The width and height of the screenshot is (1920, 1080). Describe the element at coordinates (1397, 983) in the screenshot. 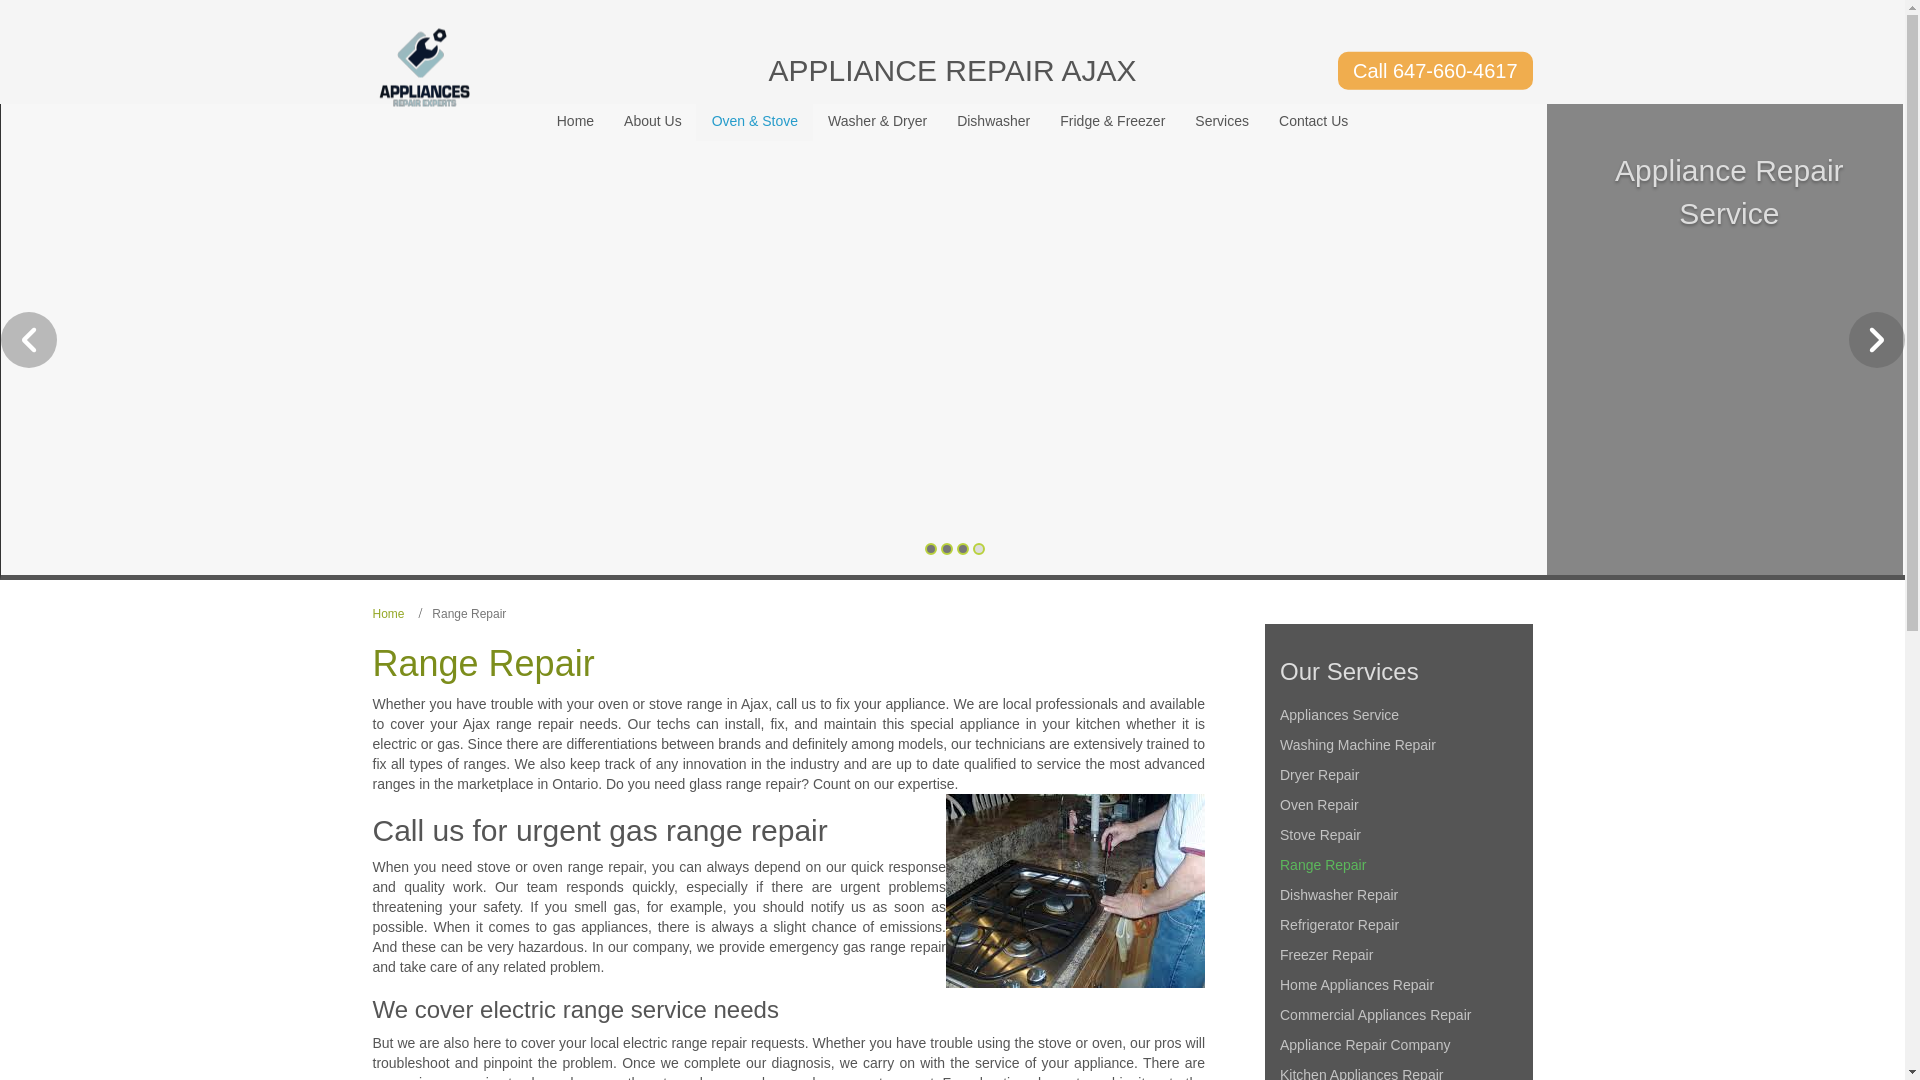

I see `'Home Appliances Repair'` at that location.